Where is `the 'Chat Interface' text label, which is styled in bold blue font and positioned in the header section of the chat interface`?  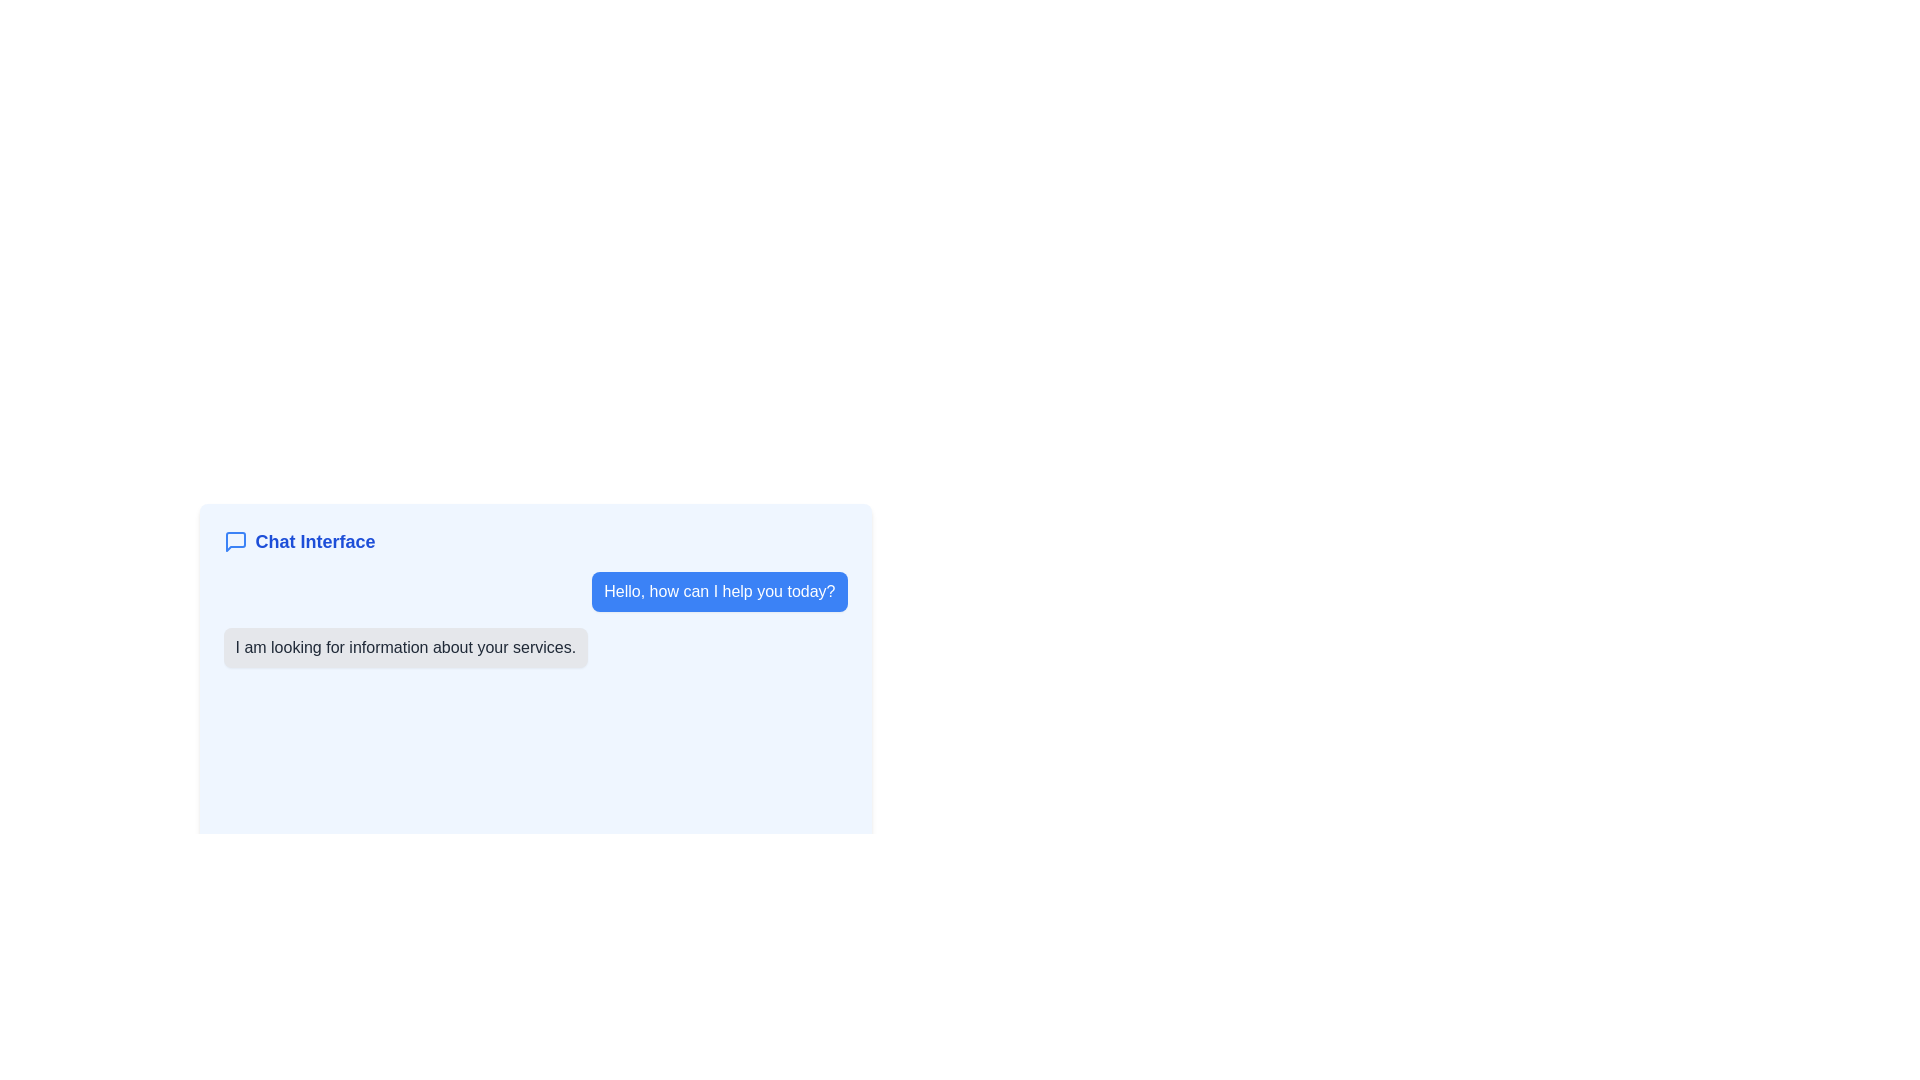
the 'Chat Interface' text label, which is styled in bold blue font and positioned in the header section of the chat interface is located at coordinates (314, 542).